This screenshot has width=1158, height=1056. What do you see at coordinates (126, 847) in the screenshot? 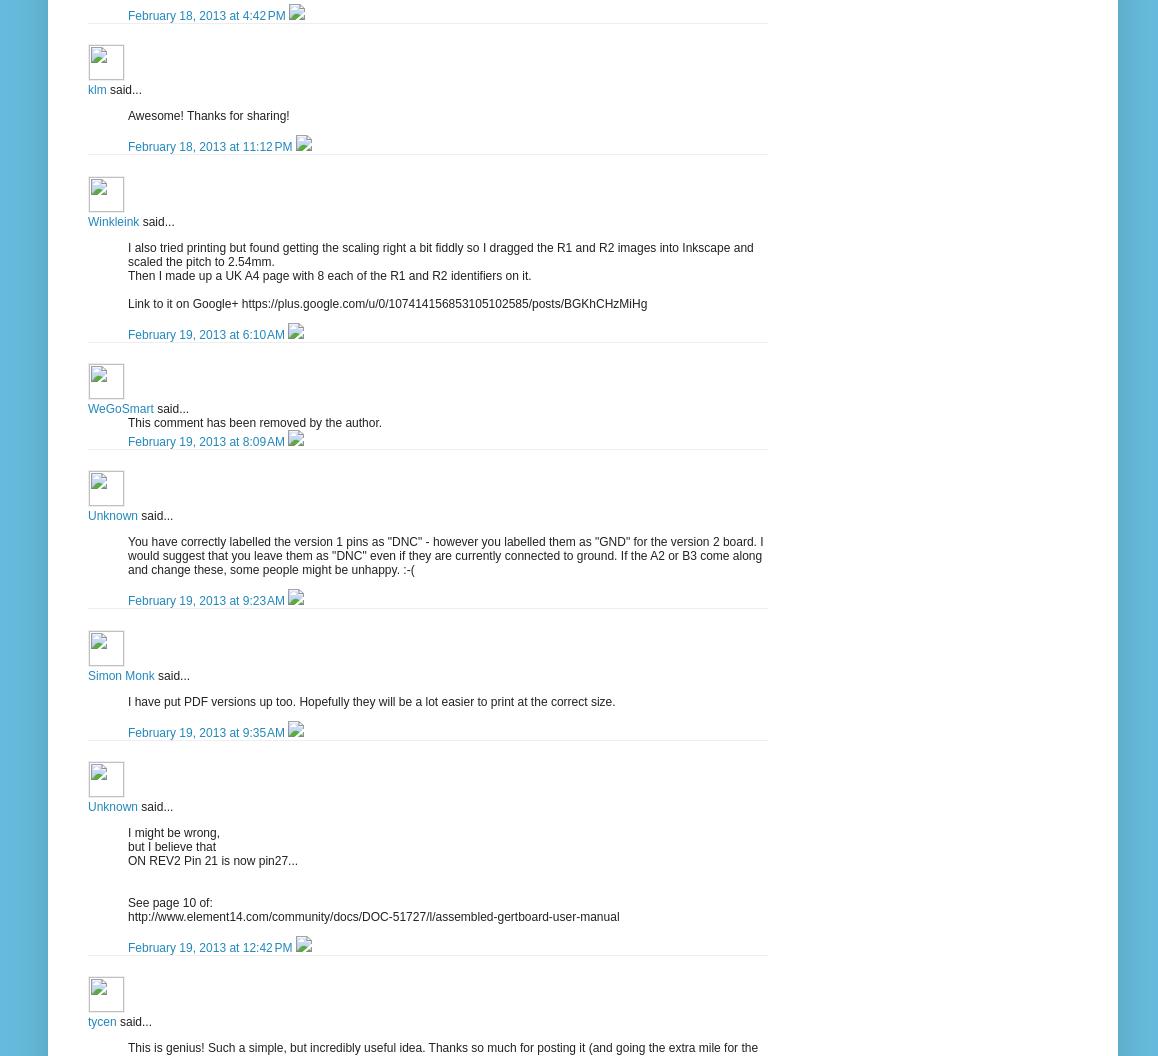
I see `'but I believe that'` at bounding box center [126, 847].